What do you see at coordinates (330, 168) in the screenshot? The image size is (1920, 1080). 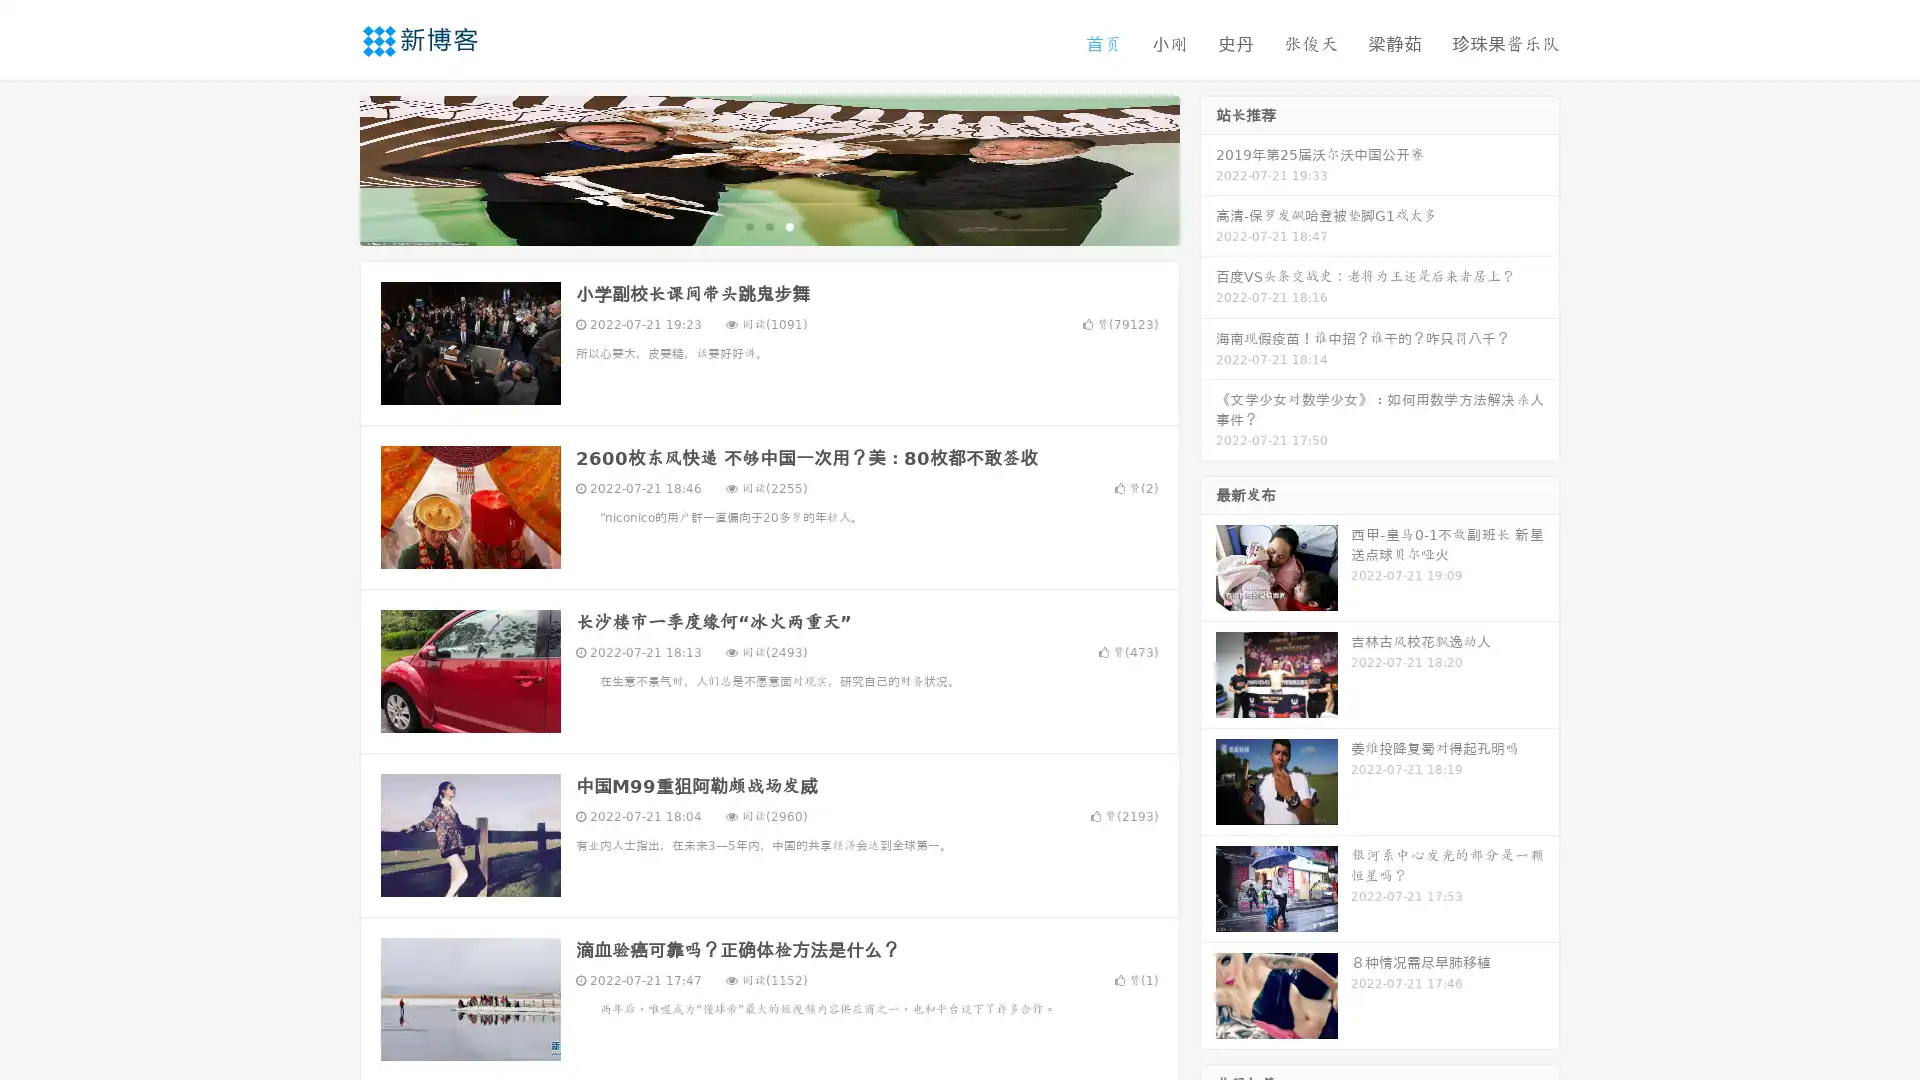 I see `Previous slide` at bounding box center [330, 168].